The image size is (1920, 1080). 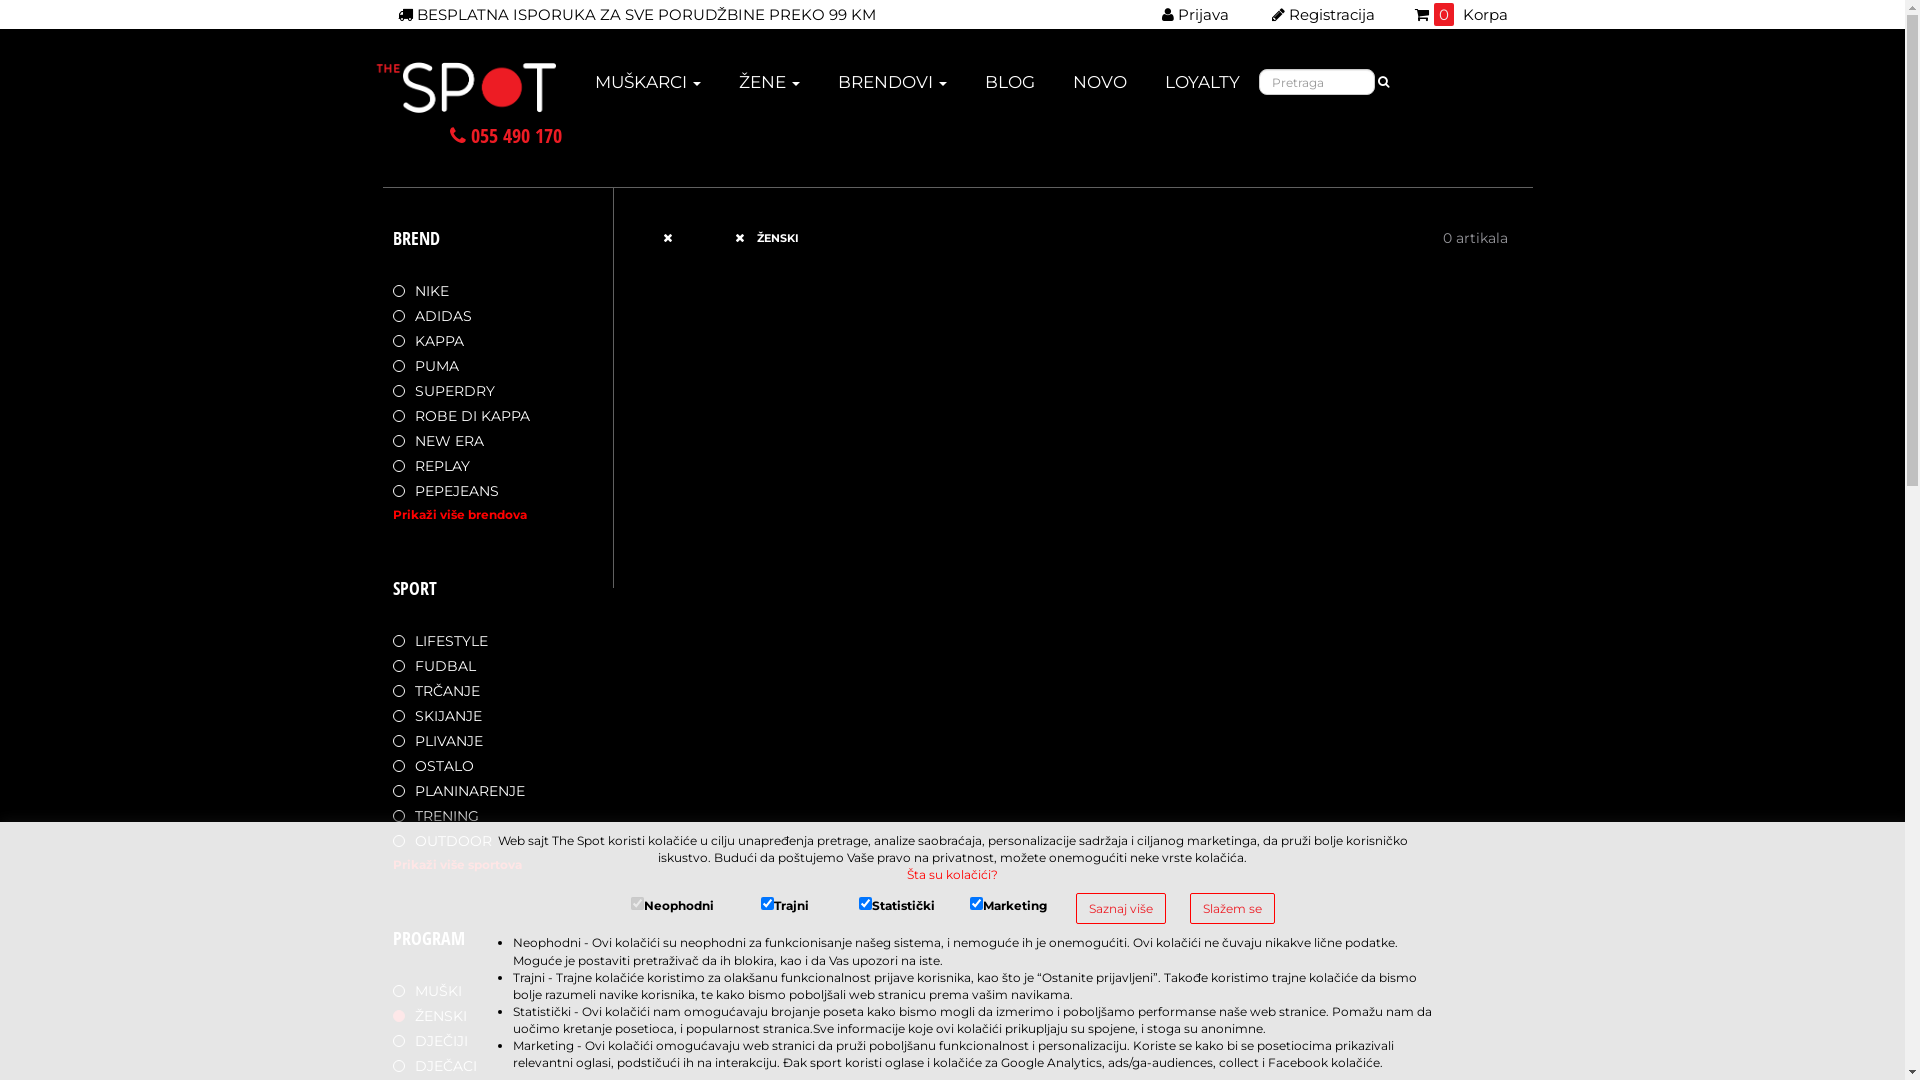 What do you see at coordinates (1009, 87) in the screenshot?
I see `'BLOG'` at bounding box center [1009, 87].